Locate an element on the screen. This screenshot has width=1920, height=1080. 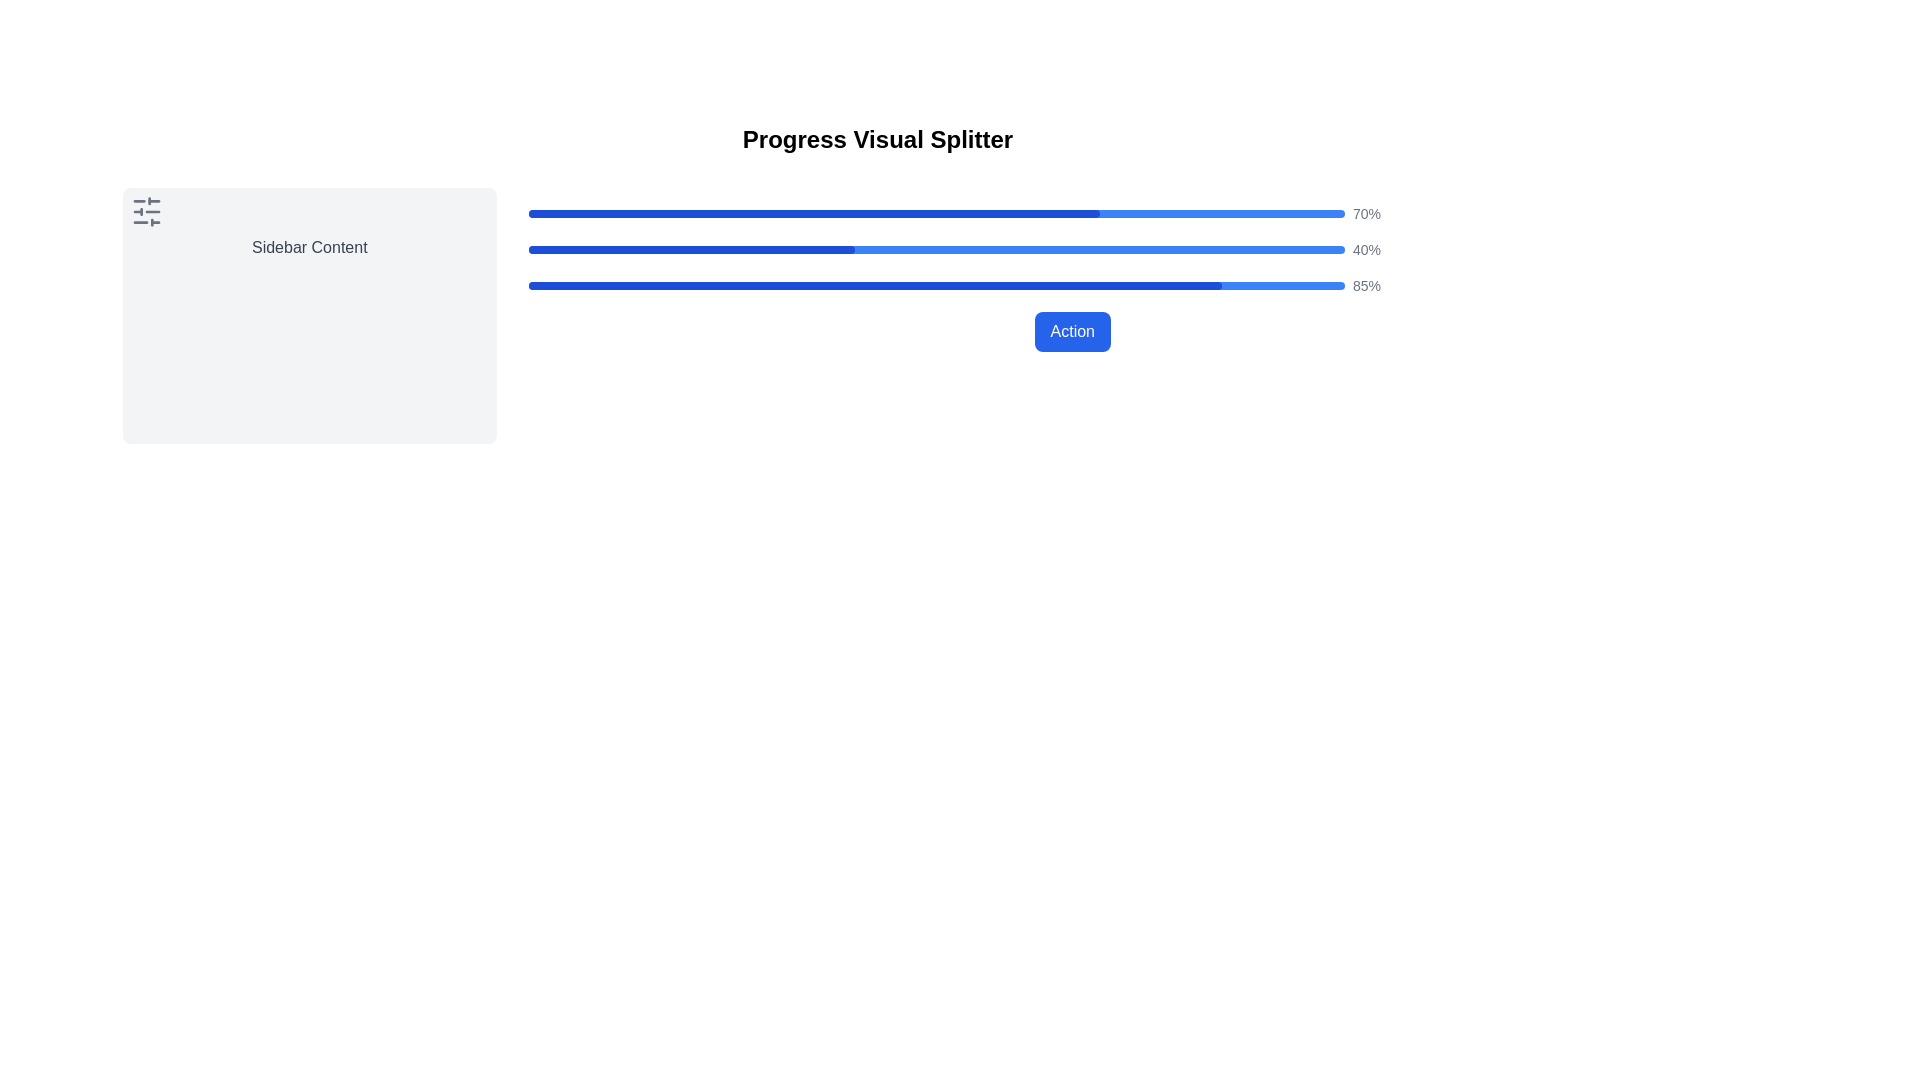
the Progress Bar Filler, which visually represents the completed portion of the first progress bar indicating task completion is located at coordinates (814, 213).